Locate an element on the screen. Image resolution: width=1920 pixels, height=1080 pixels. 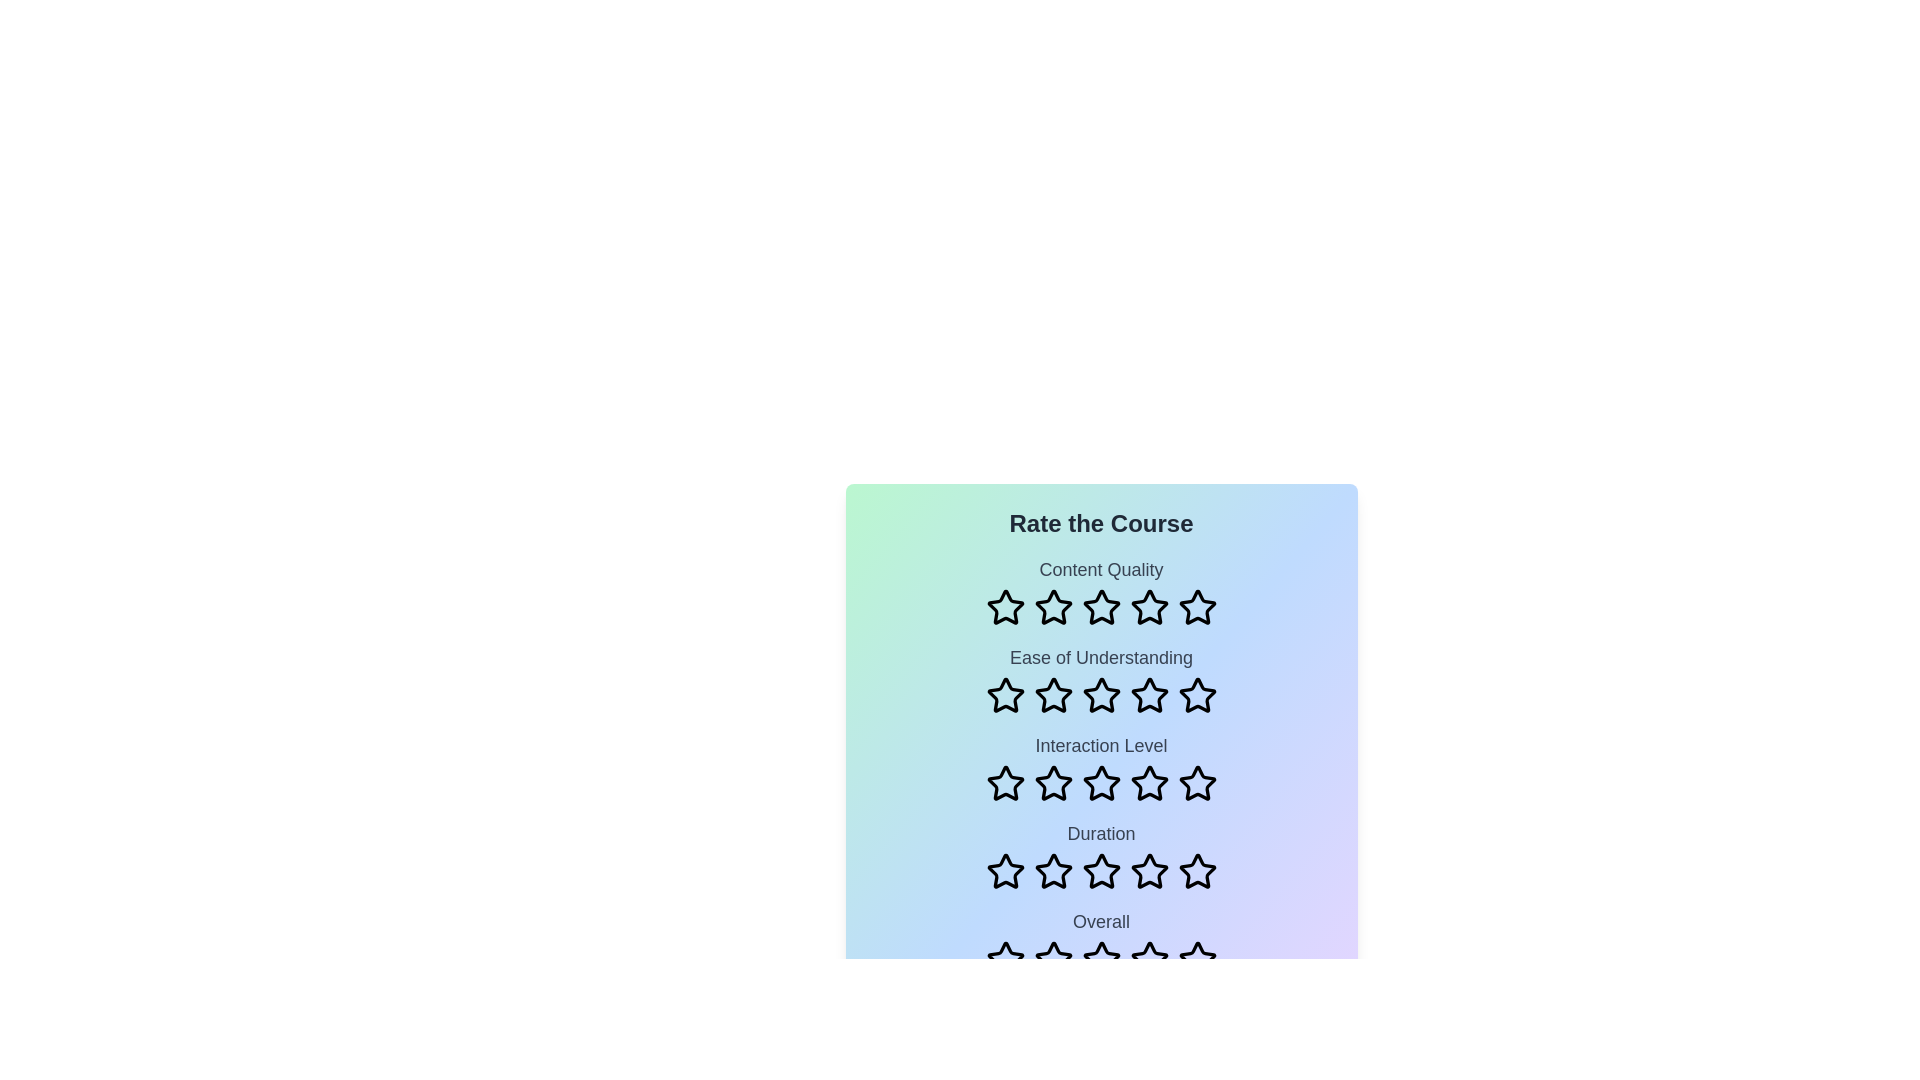
the submit button to finalize and submit the ratings is located at coordinates (1100, 1028).